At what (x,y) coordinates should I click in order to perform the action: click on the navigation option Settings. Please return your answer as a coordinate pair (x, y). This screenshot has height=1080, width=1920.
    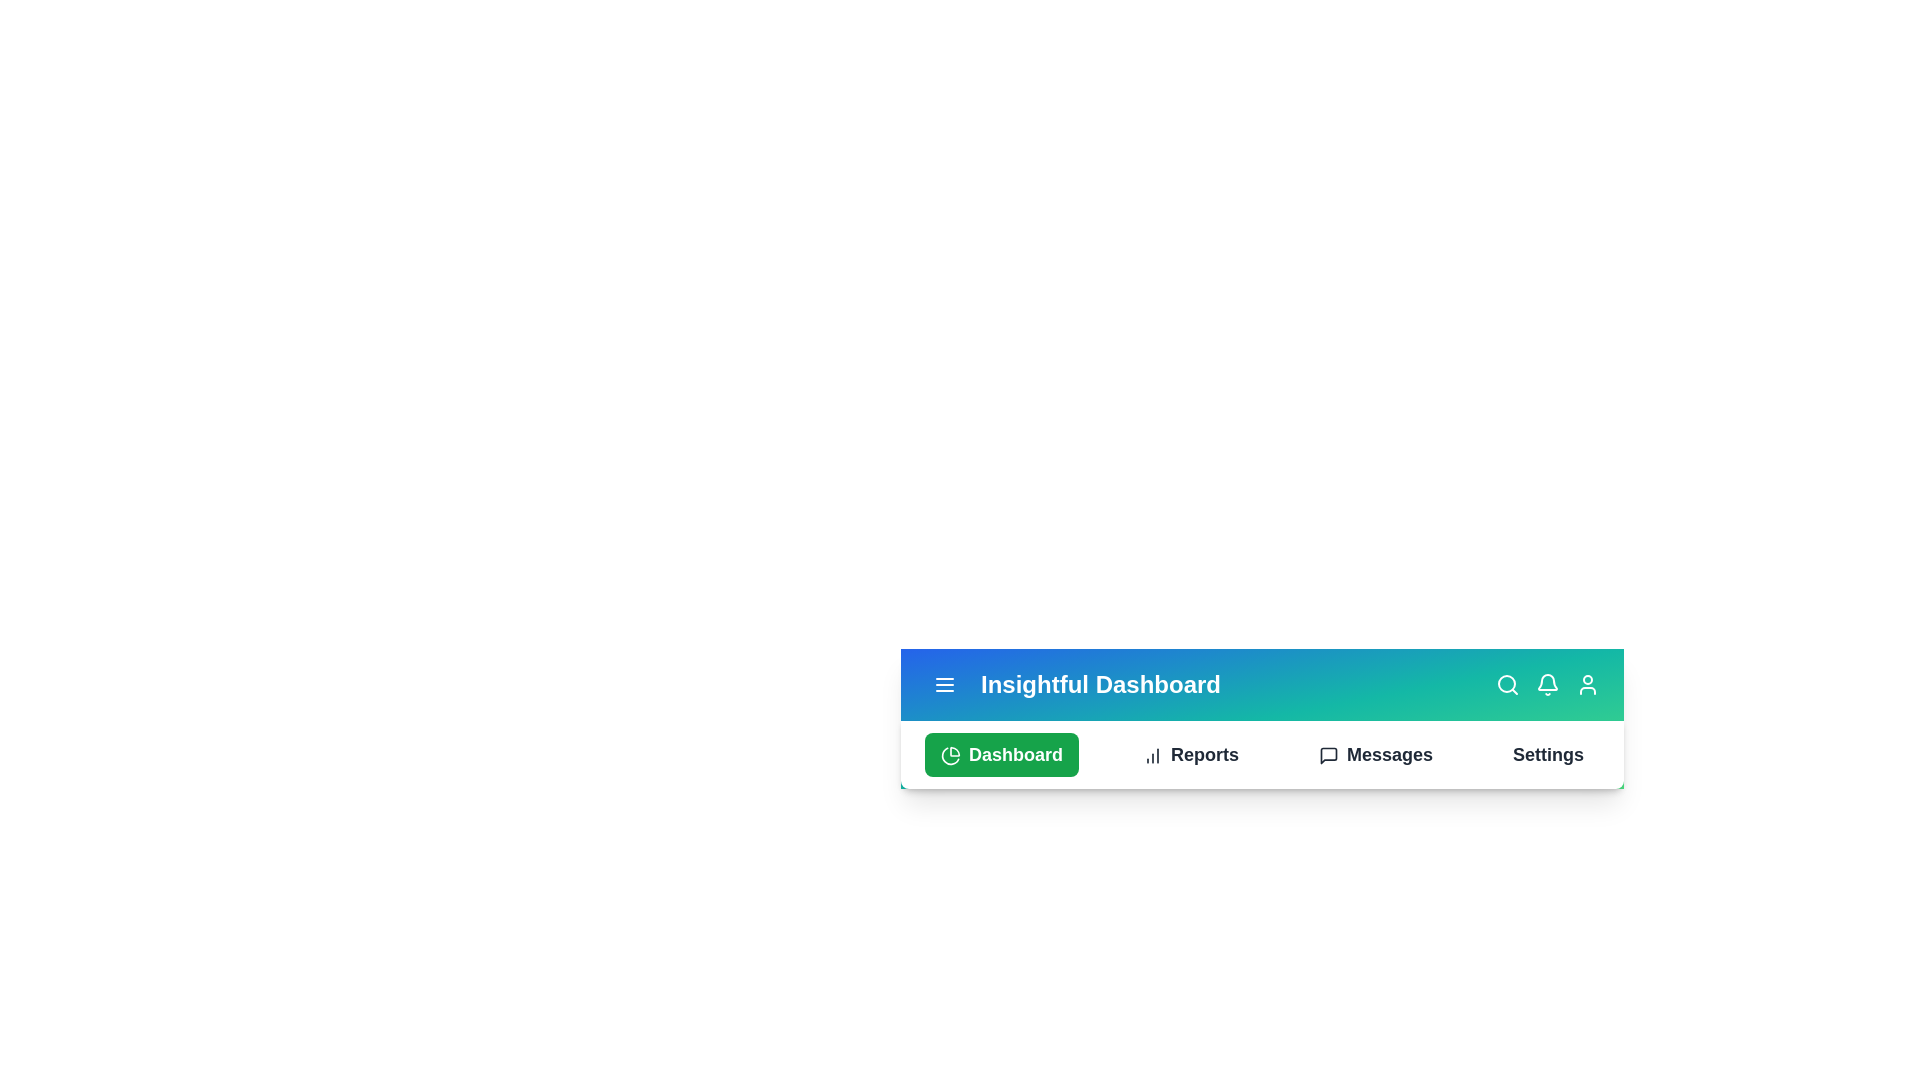
    Looking at the image, I should click on (1547, 755).